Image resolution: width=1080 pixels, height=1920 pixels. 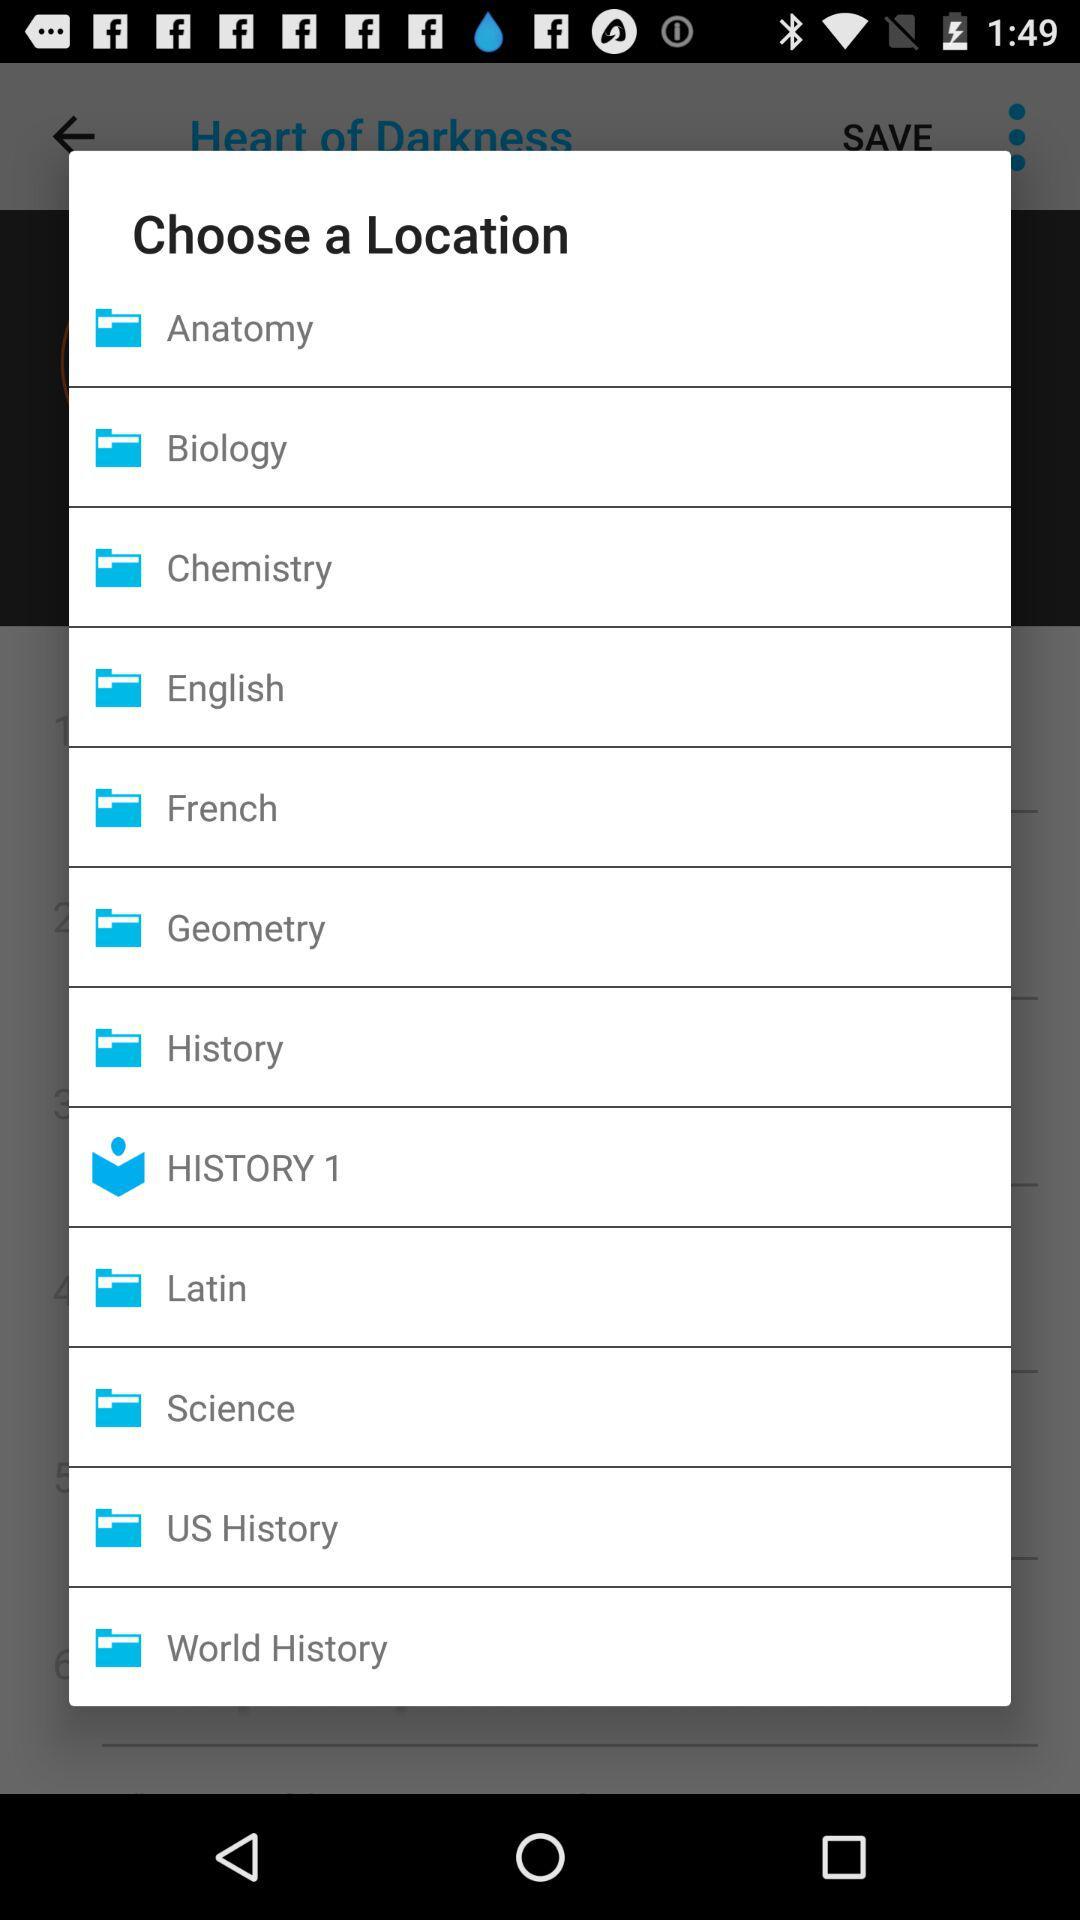 I want to click on geometry, so click(x=587, y=925).